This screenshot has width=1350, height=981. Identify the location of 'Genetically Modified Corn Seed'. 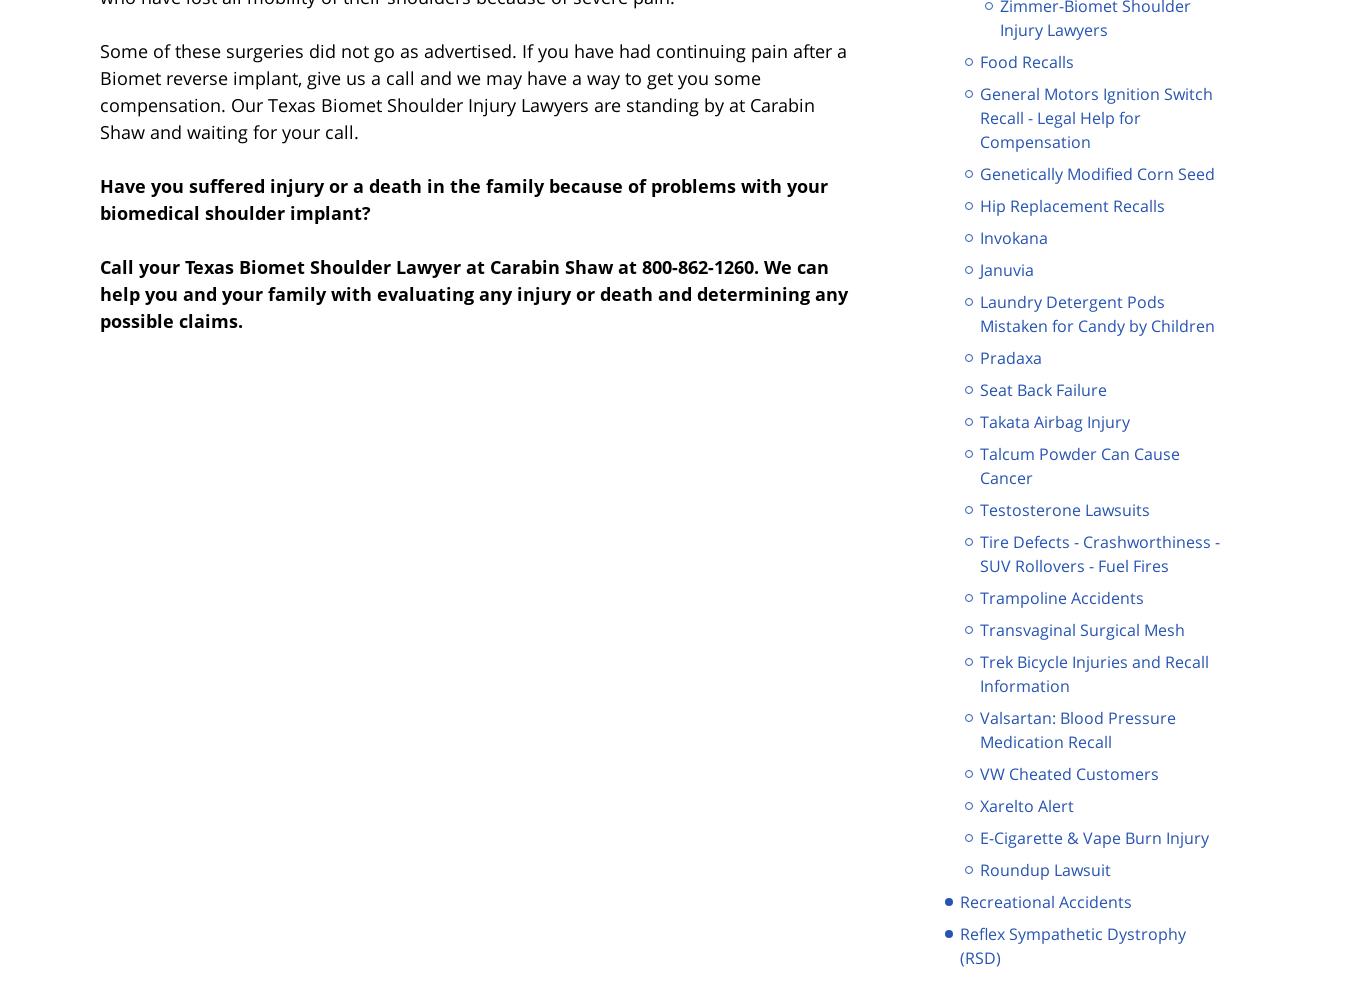
(1097, 172).